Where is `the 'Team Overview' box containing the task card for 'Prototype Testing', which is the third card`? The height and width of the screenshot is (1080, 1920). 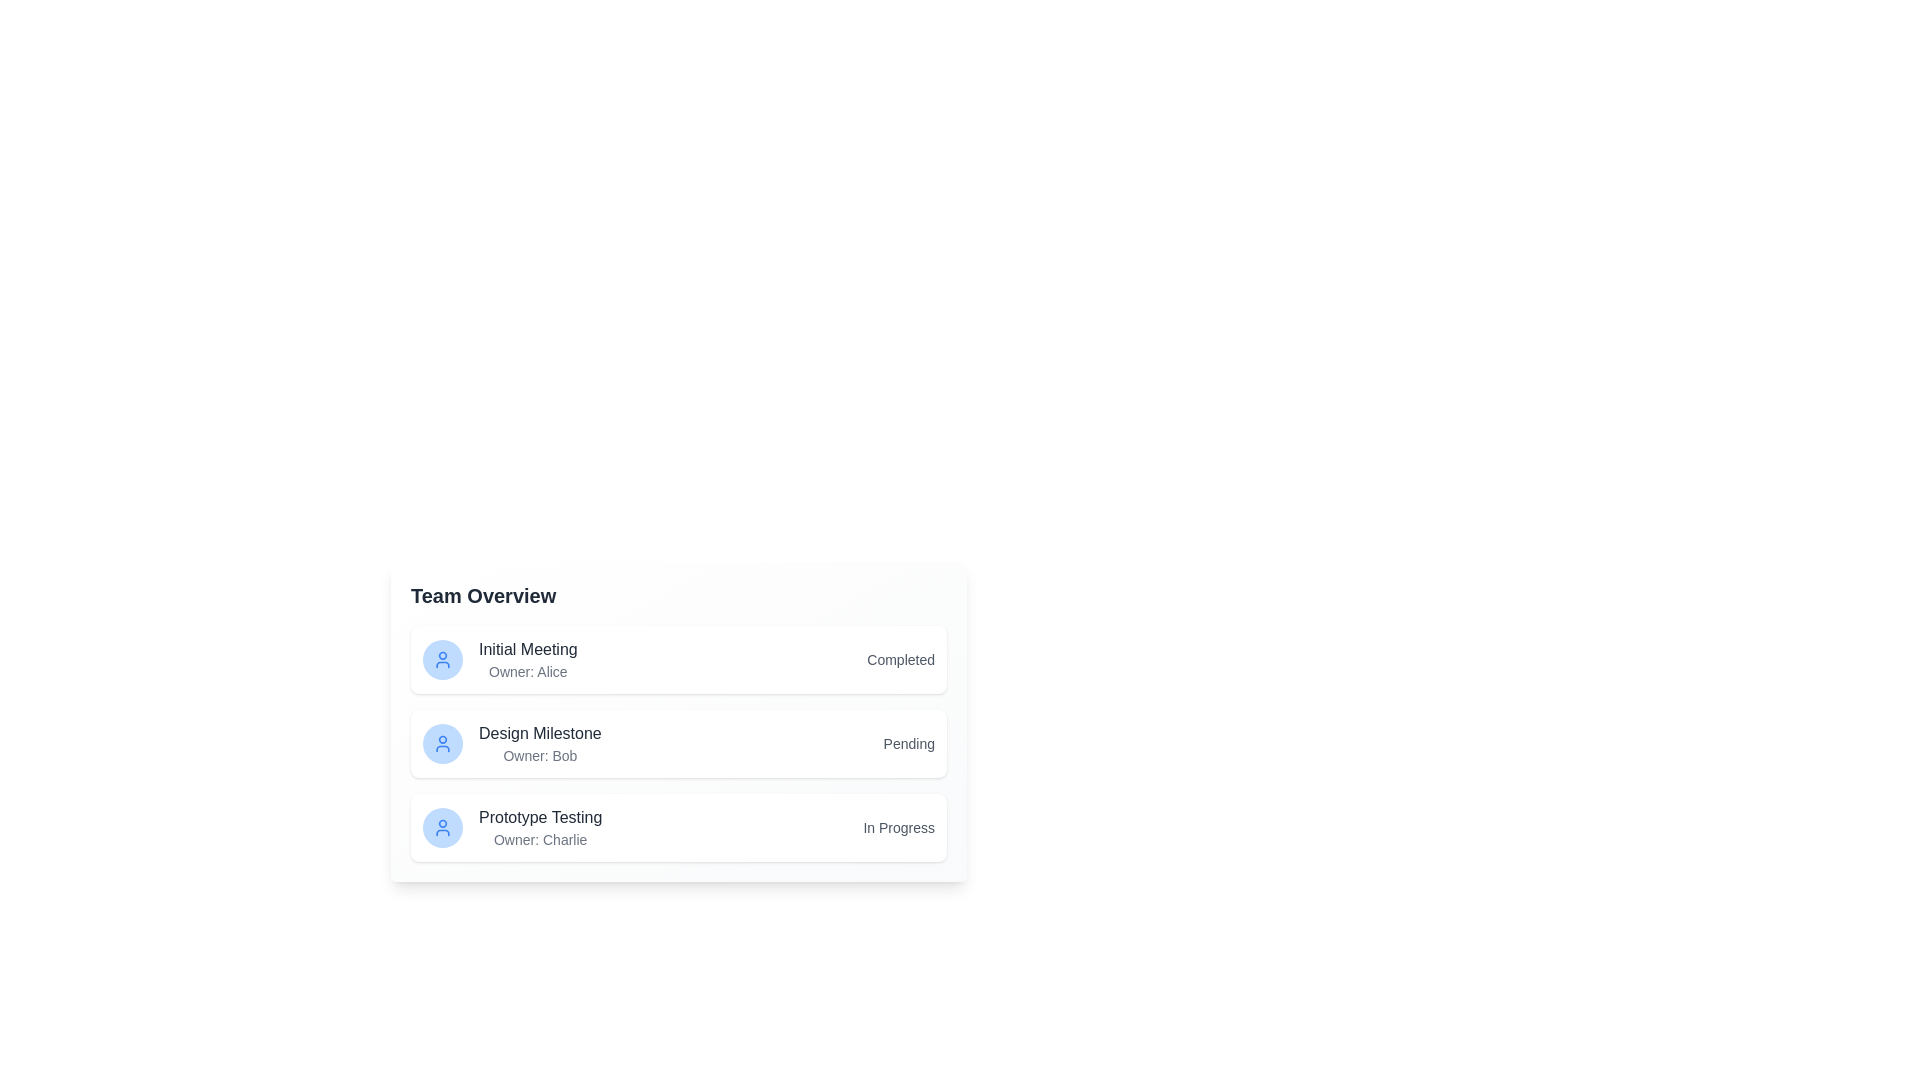 the 'Team Overview' box containing the task card for 'Prototype Testing', which is the third card is located at coordinates (678, 828).